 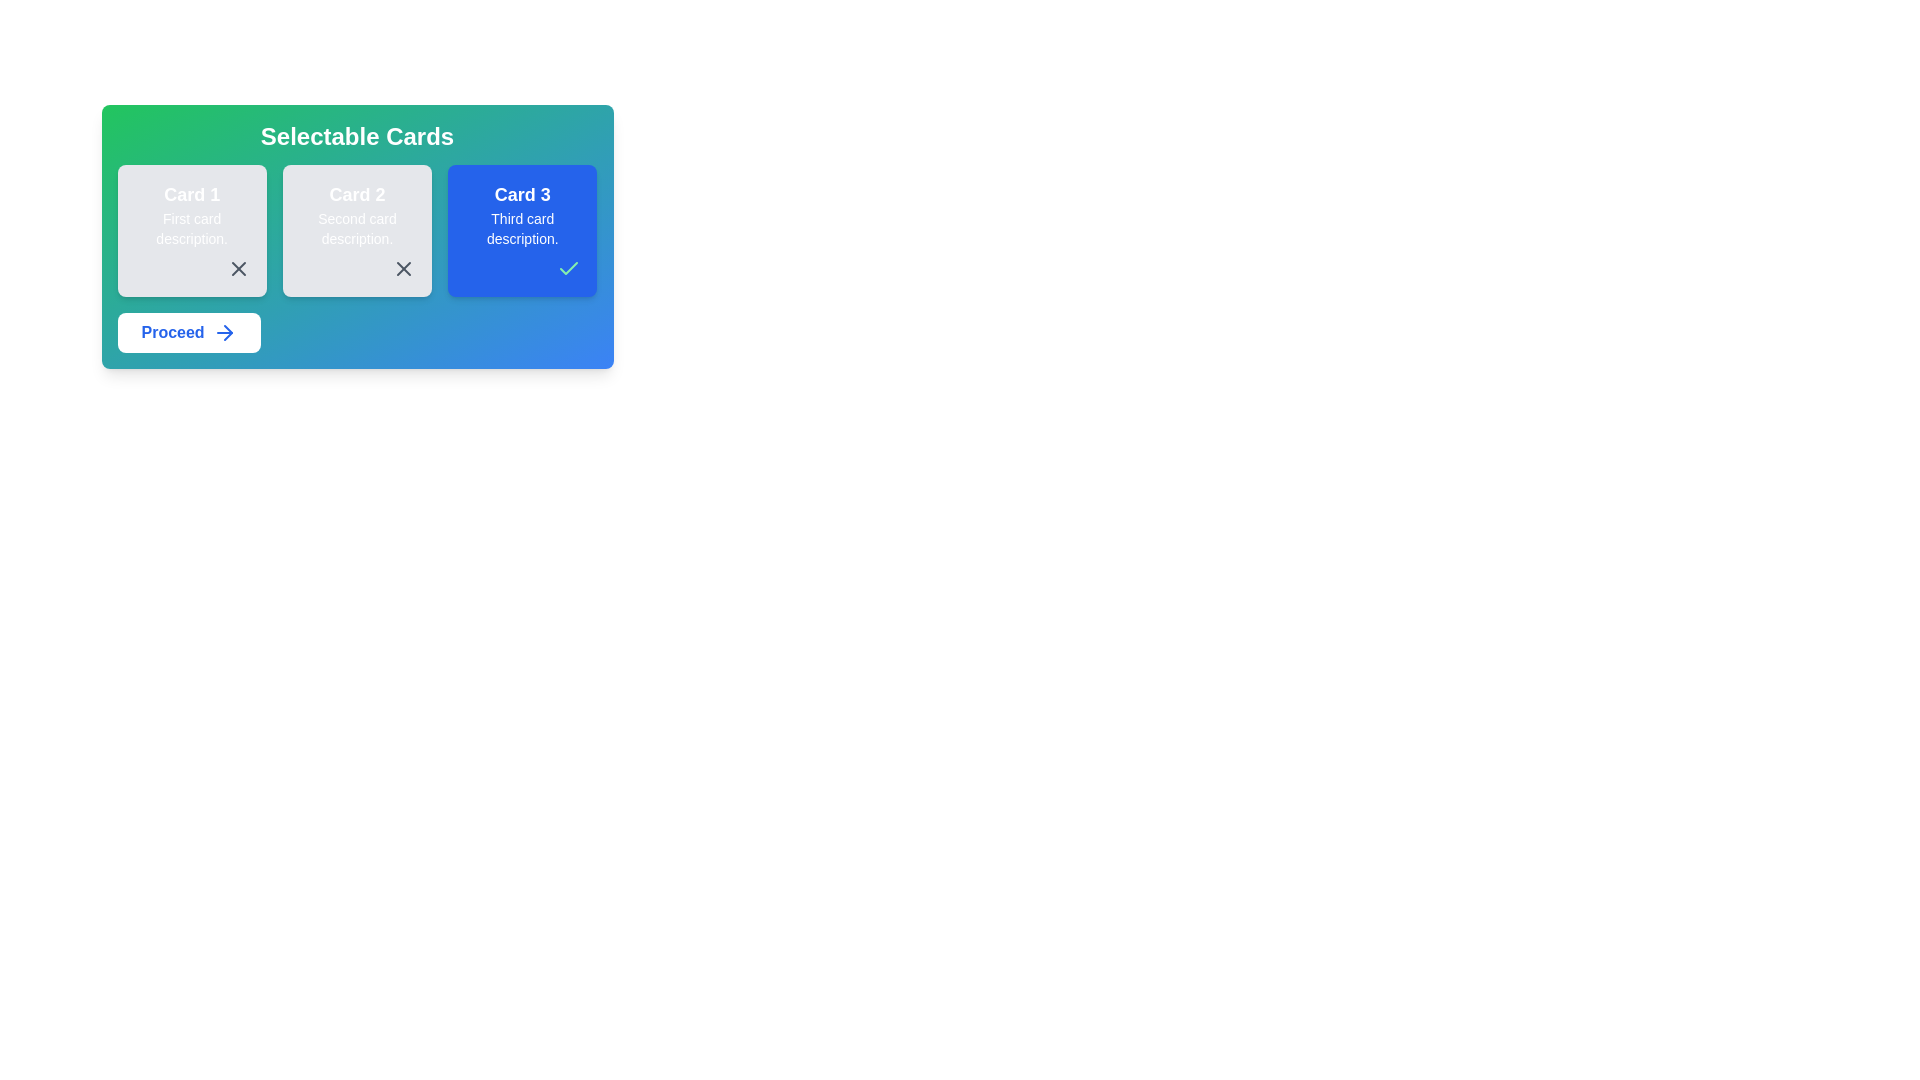 What do you see at coordinates (188, 331) in the screenshot?
I see `the 'Proceed' button to navigate forward` at bounding box center [188, 331].